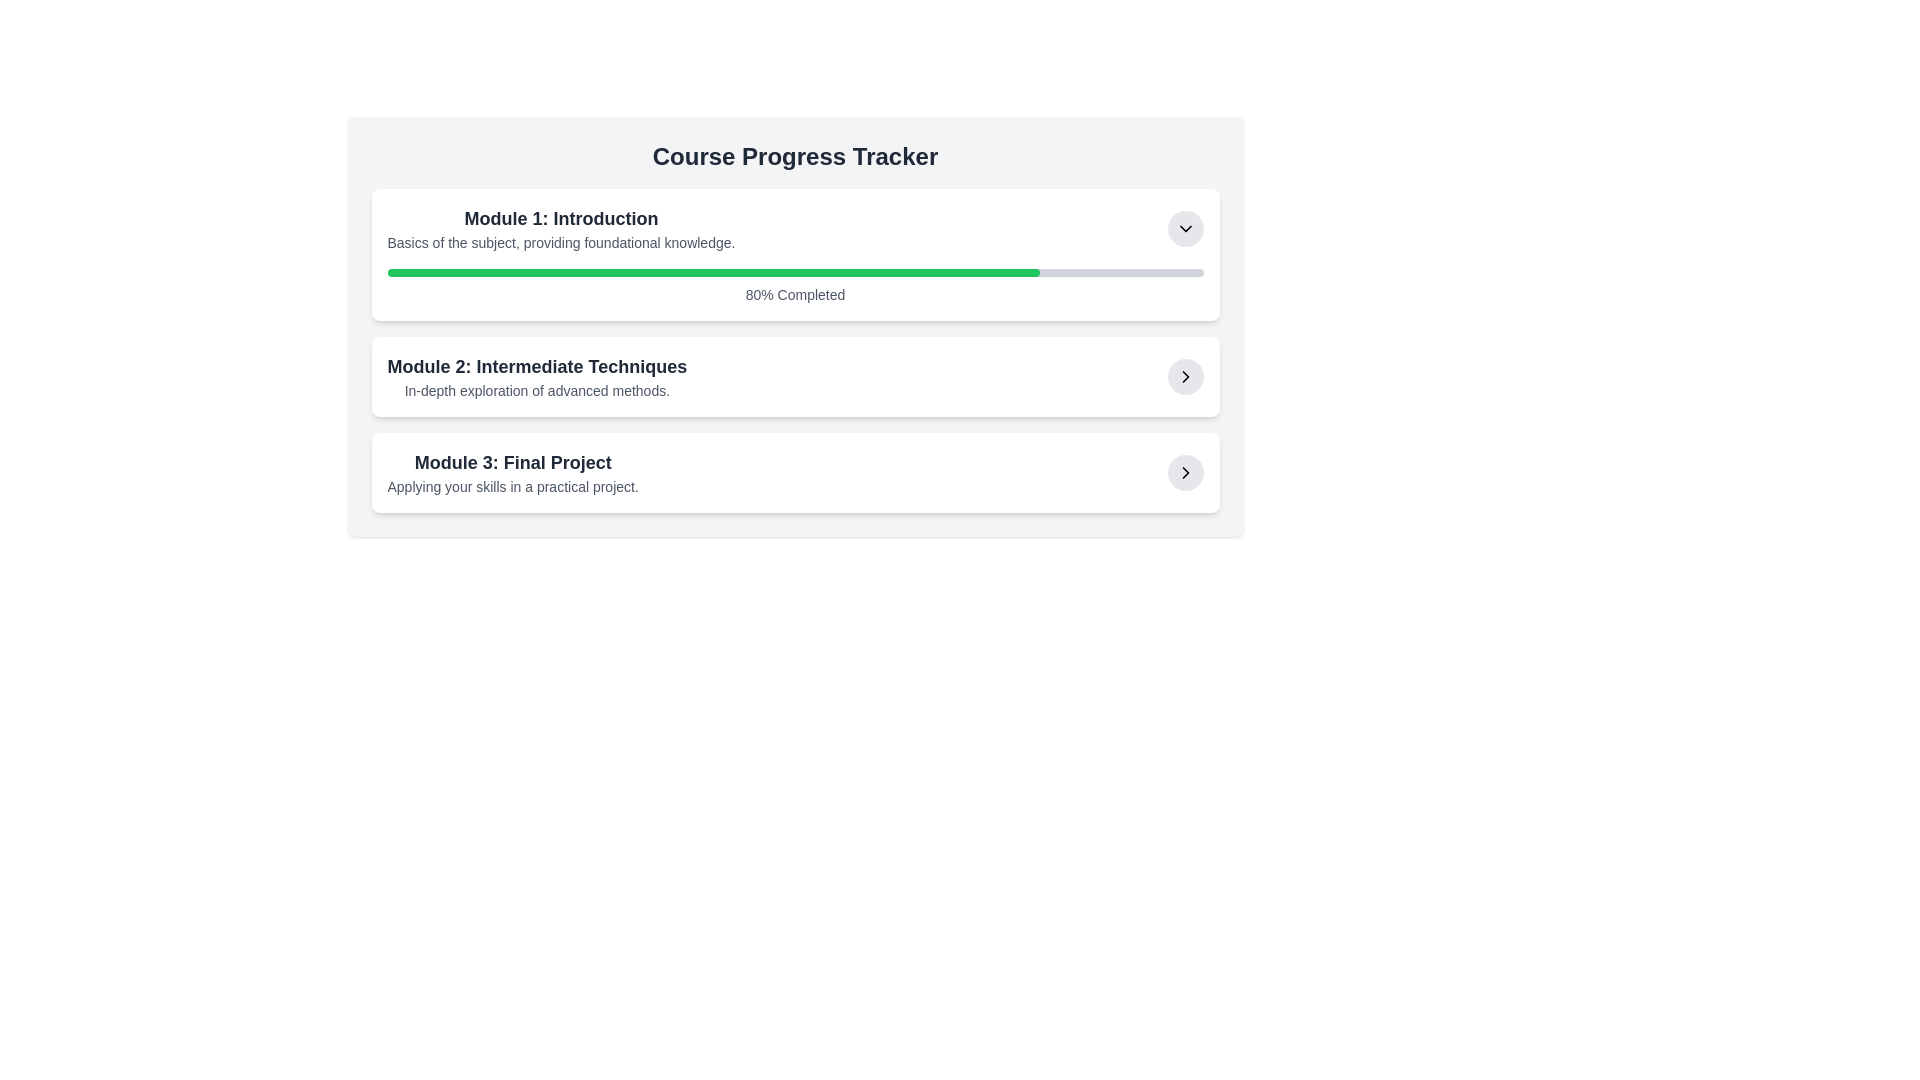  I want to click on the area surrounding the text block containing 'Basics of the subject, providing foundational knowledge.' which is styled in gray and located below 'Module 1: Introduction', so click(560, 242).